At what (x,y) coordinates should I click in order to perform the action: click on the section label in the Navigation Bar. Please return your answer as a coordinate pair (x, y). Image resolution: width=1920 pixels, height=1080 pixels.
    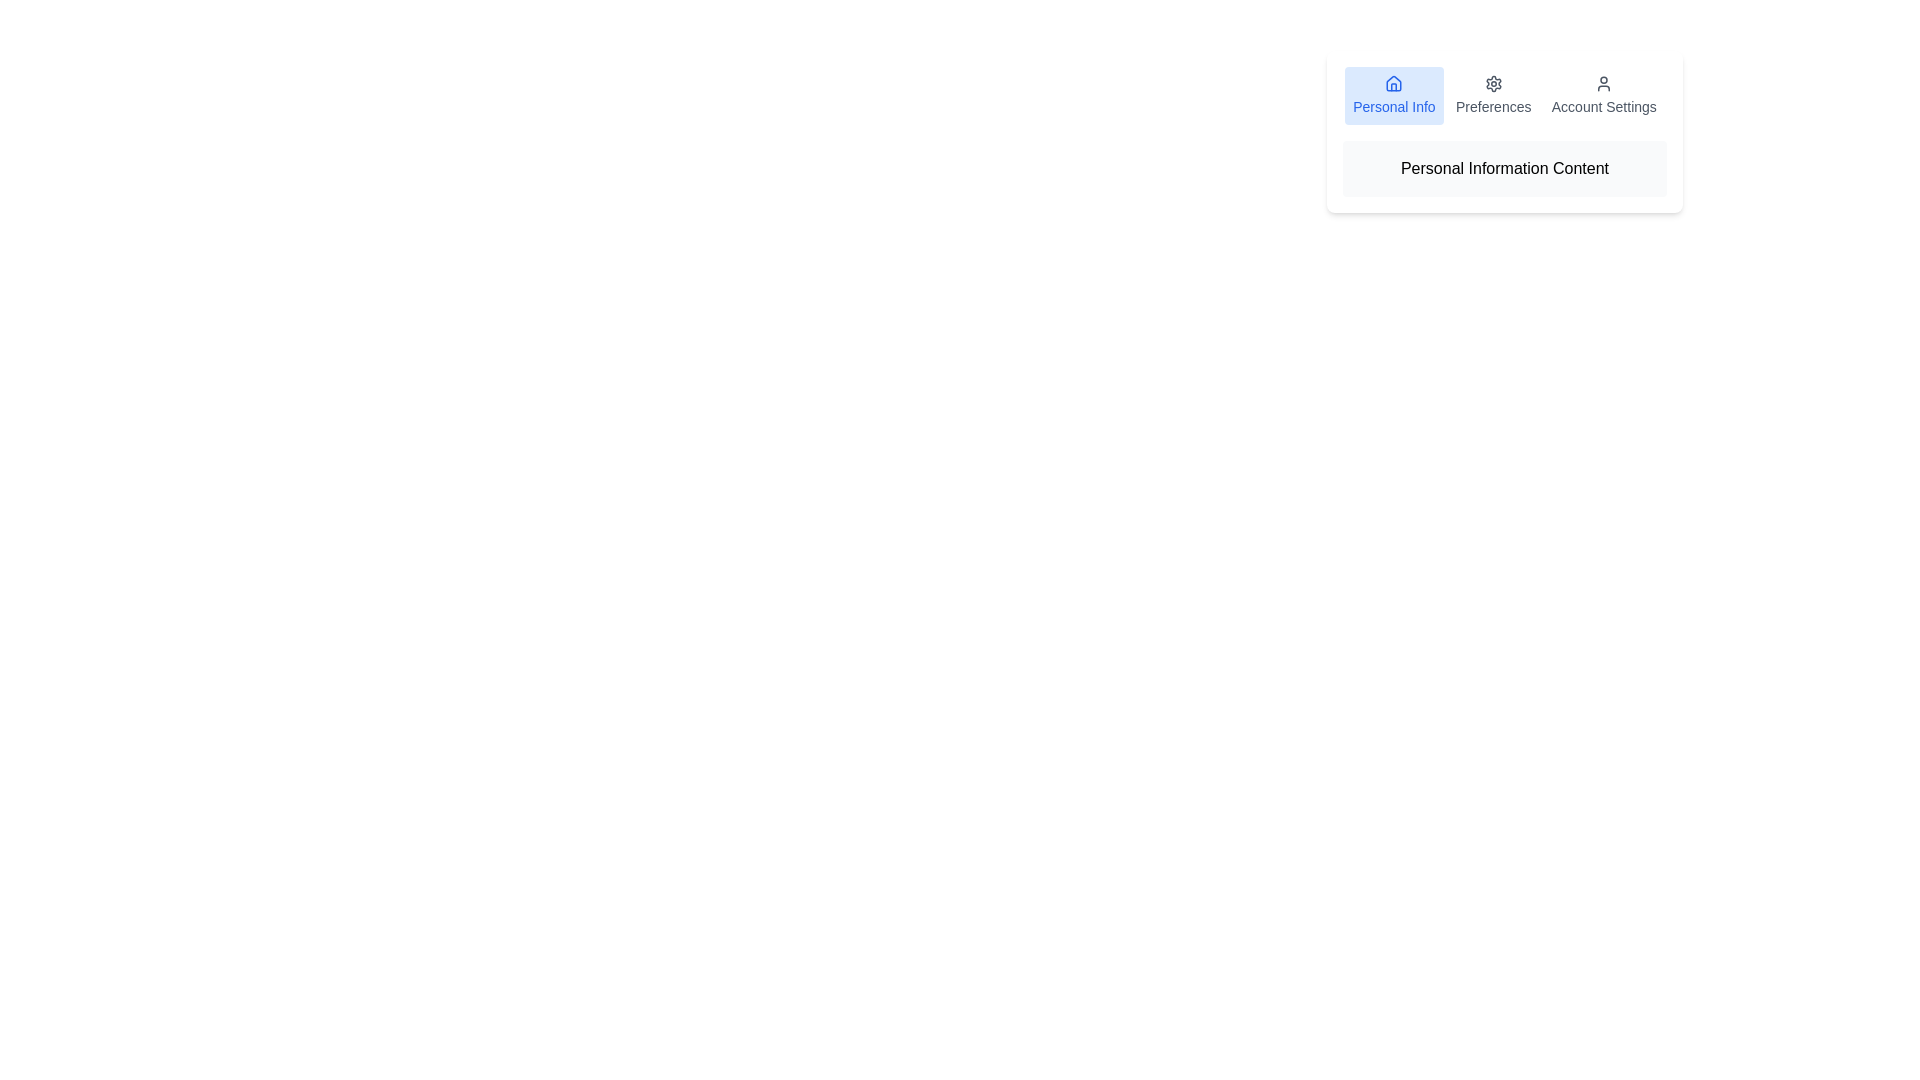
    Looking at the image, I should click on (1505, 96).